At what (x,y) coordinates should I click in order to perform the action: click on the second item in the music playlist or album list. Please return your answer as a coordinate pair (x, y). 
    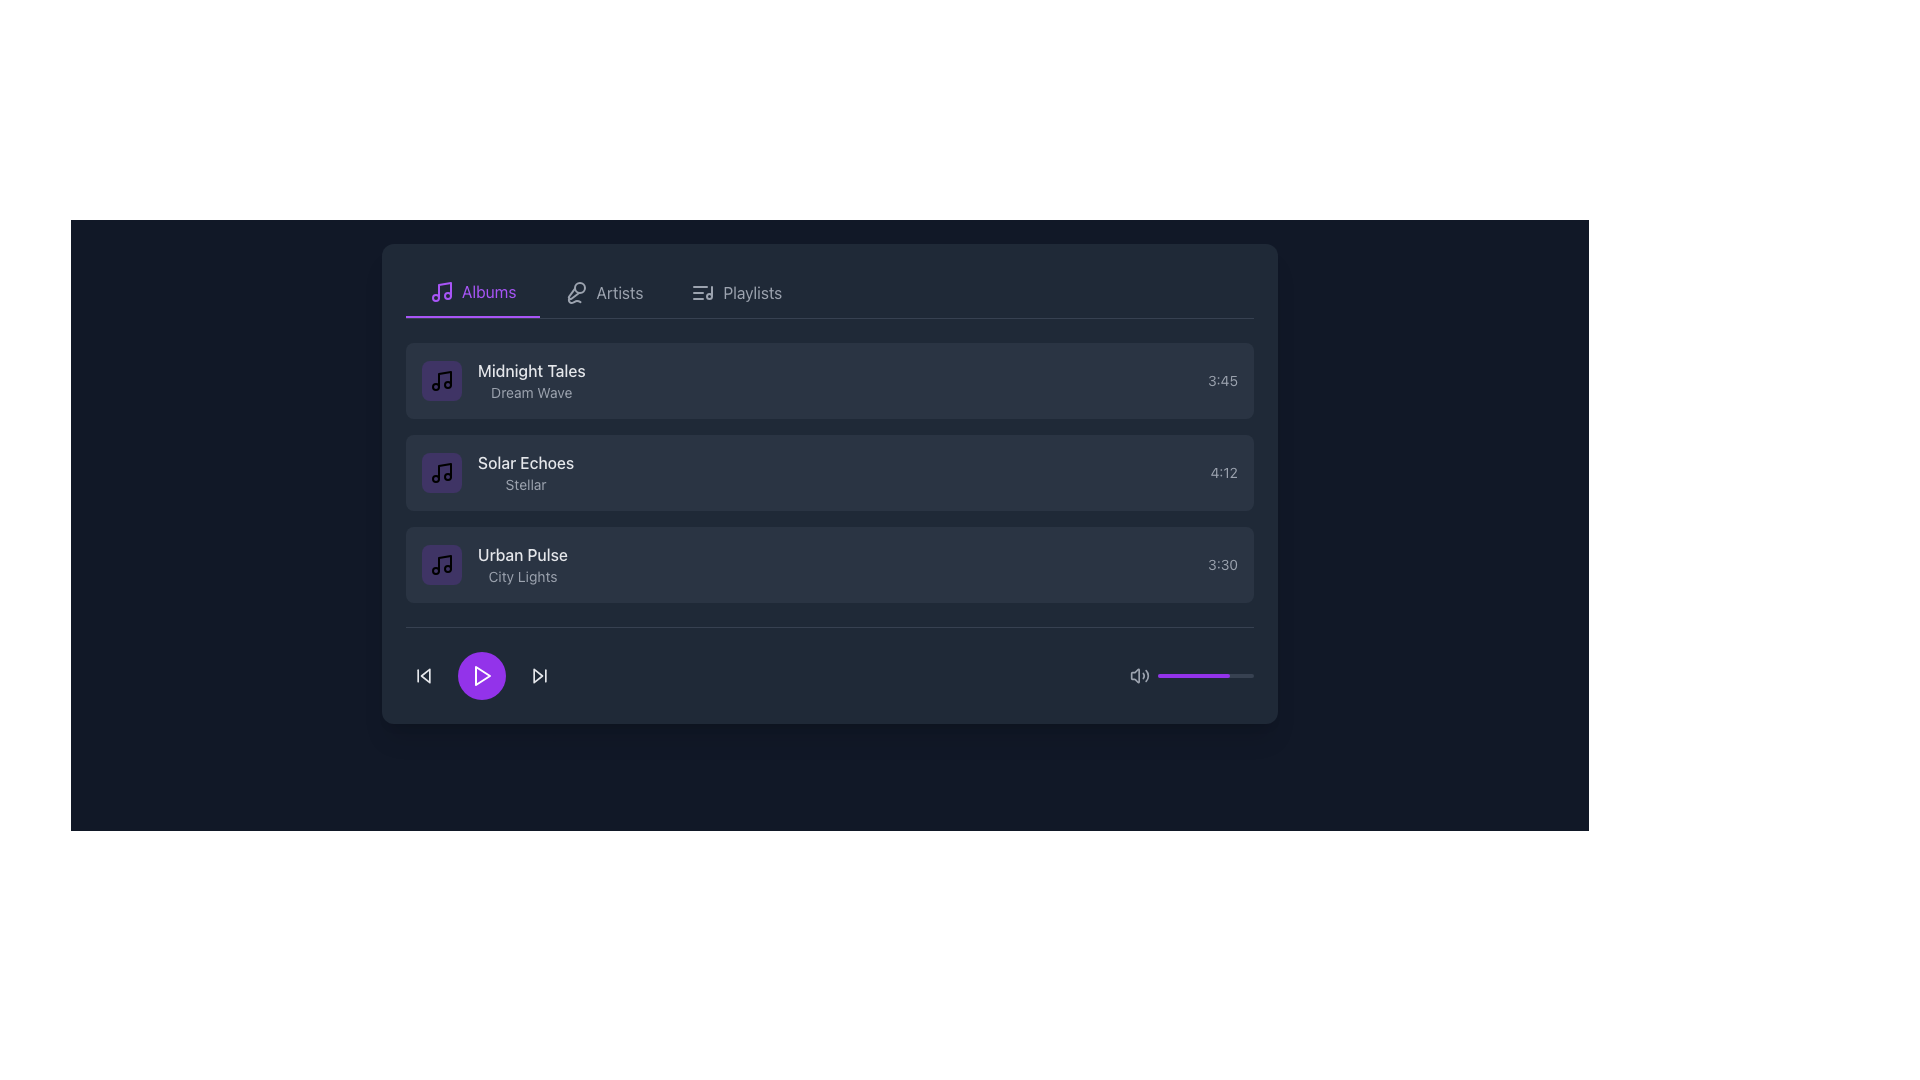
    Looking at the image, I should click on (526, 473).